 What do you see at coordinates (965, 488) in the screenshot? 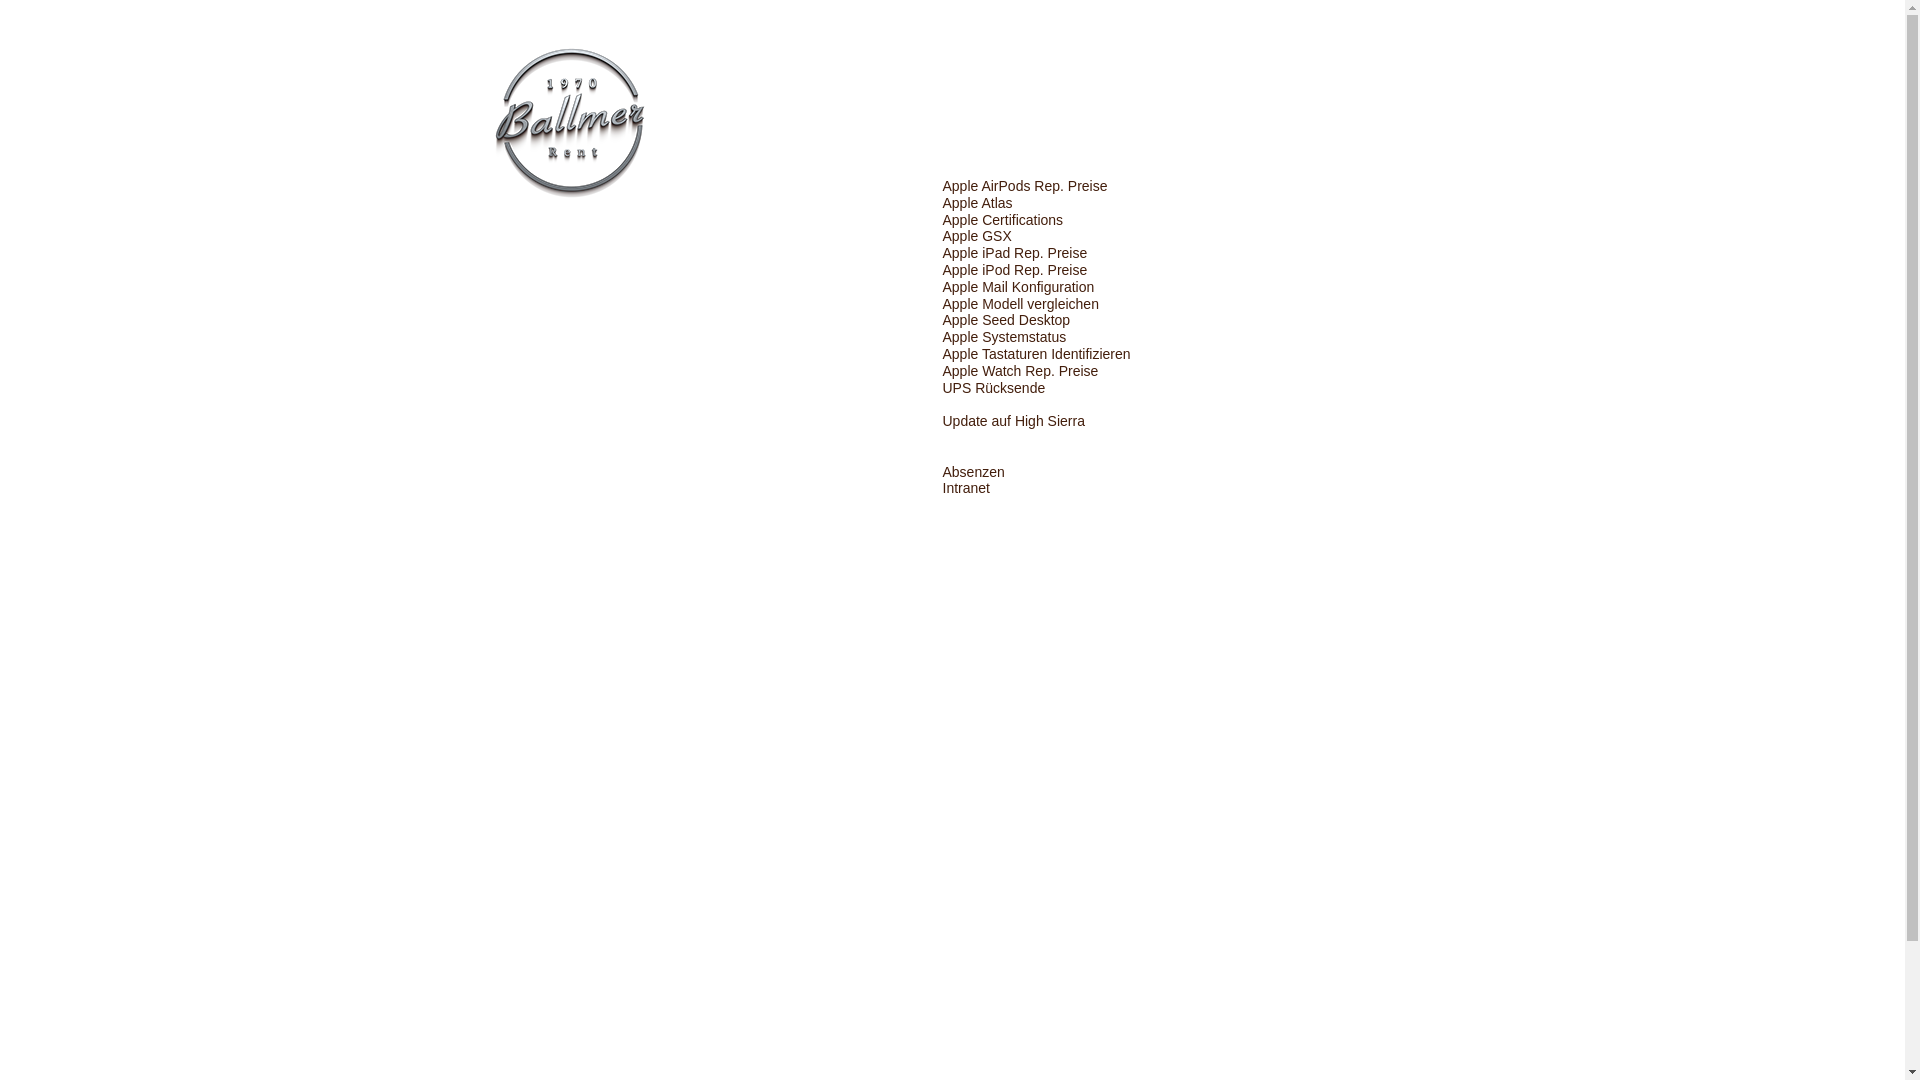
I see `'Intranet'` at bounding box center [965, 488].